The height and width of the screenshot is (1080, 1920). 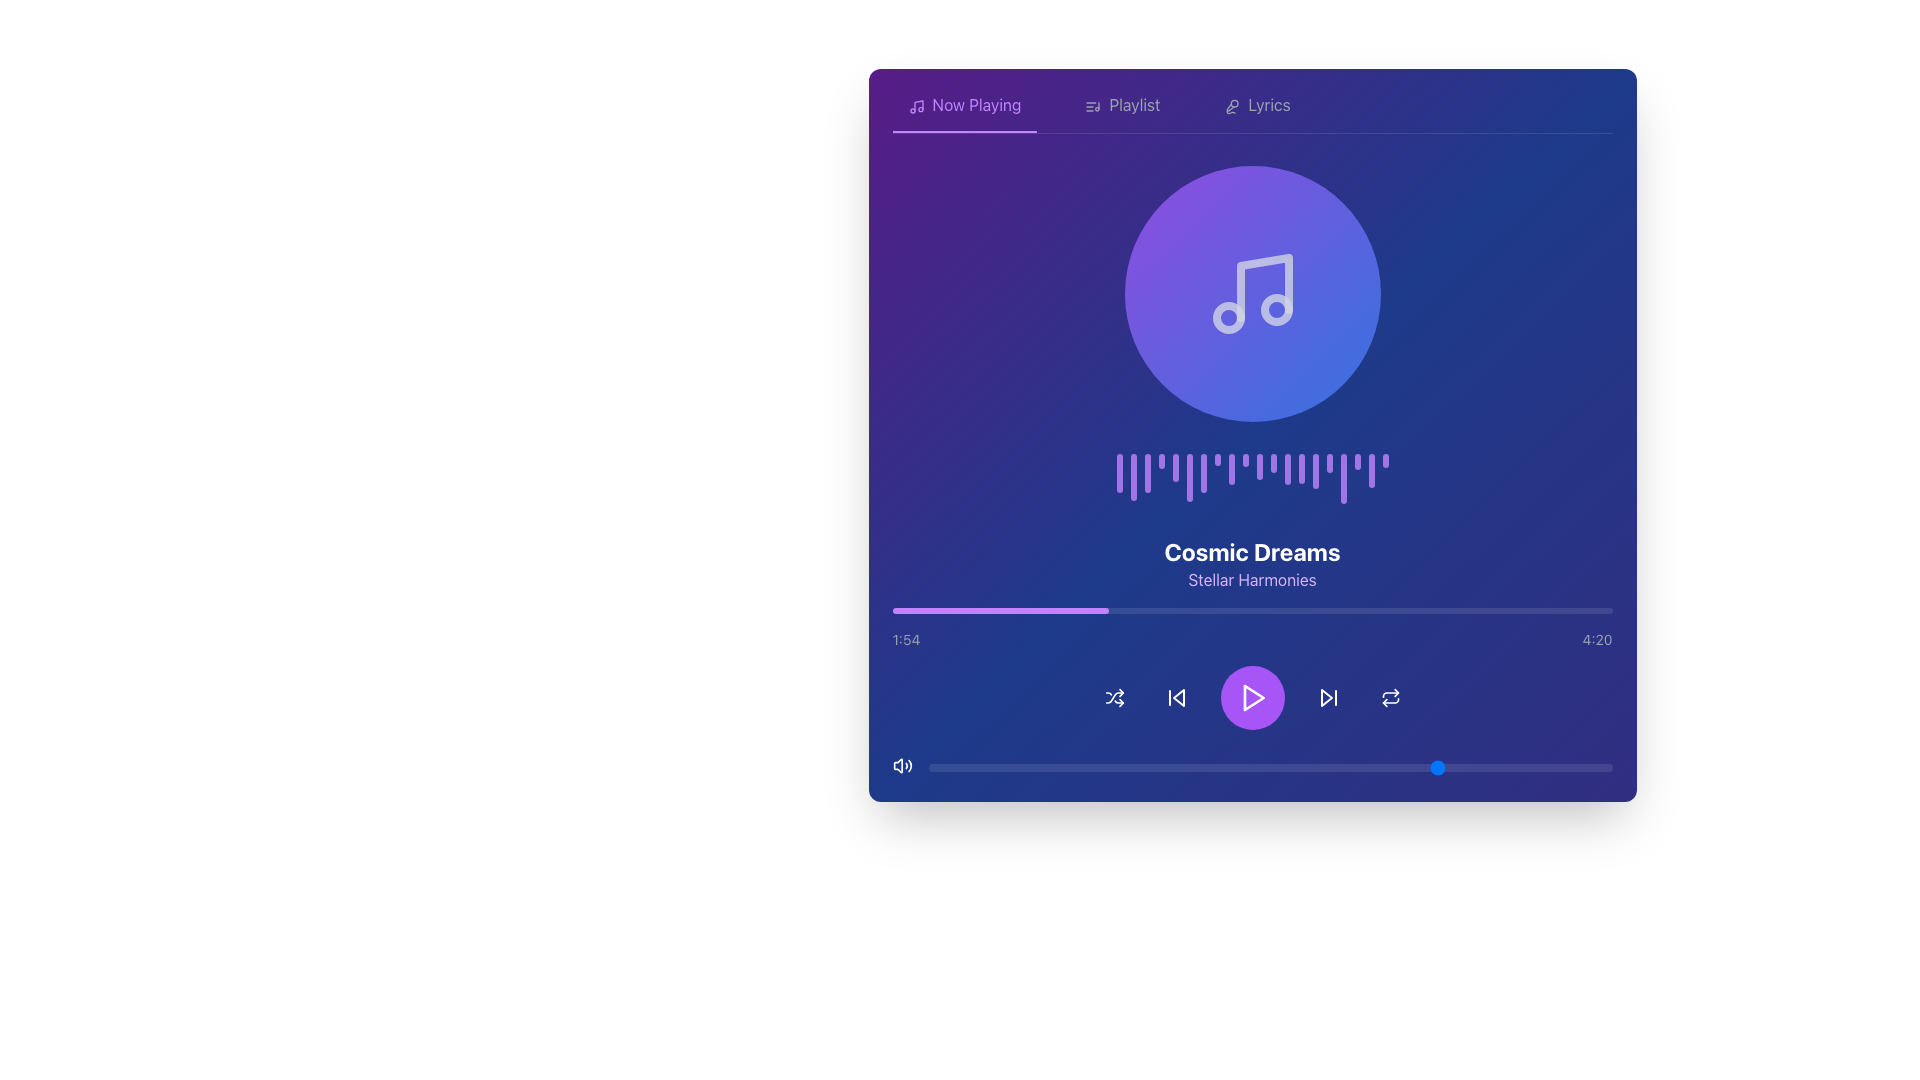 I want to click on the circular purple button with a white play icon at the center of the control bar to play or pause media, so click(x=1251, y=697).